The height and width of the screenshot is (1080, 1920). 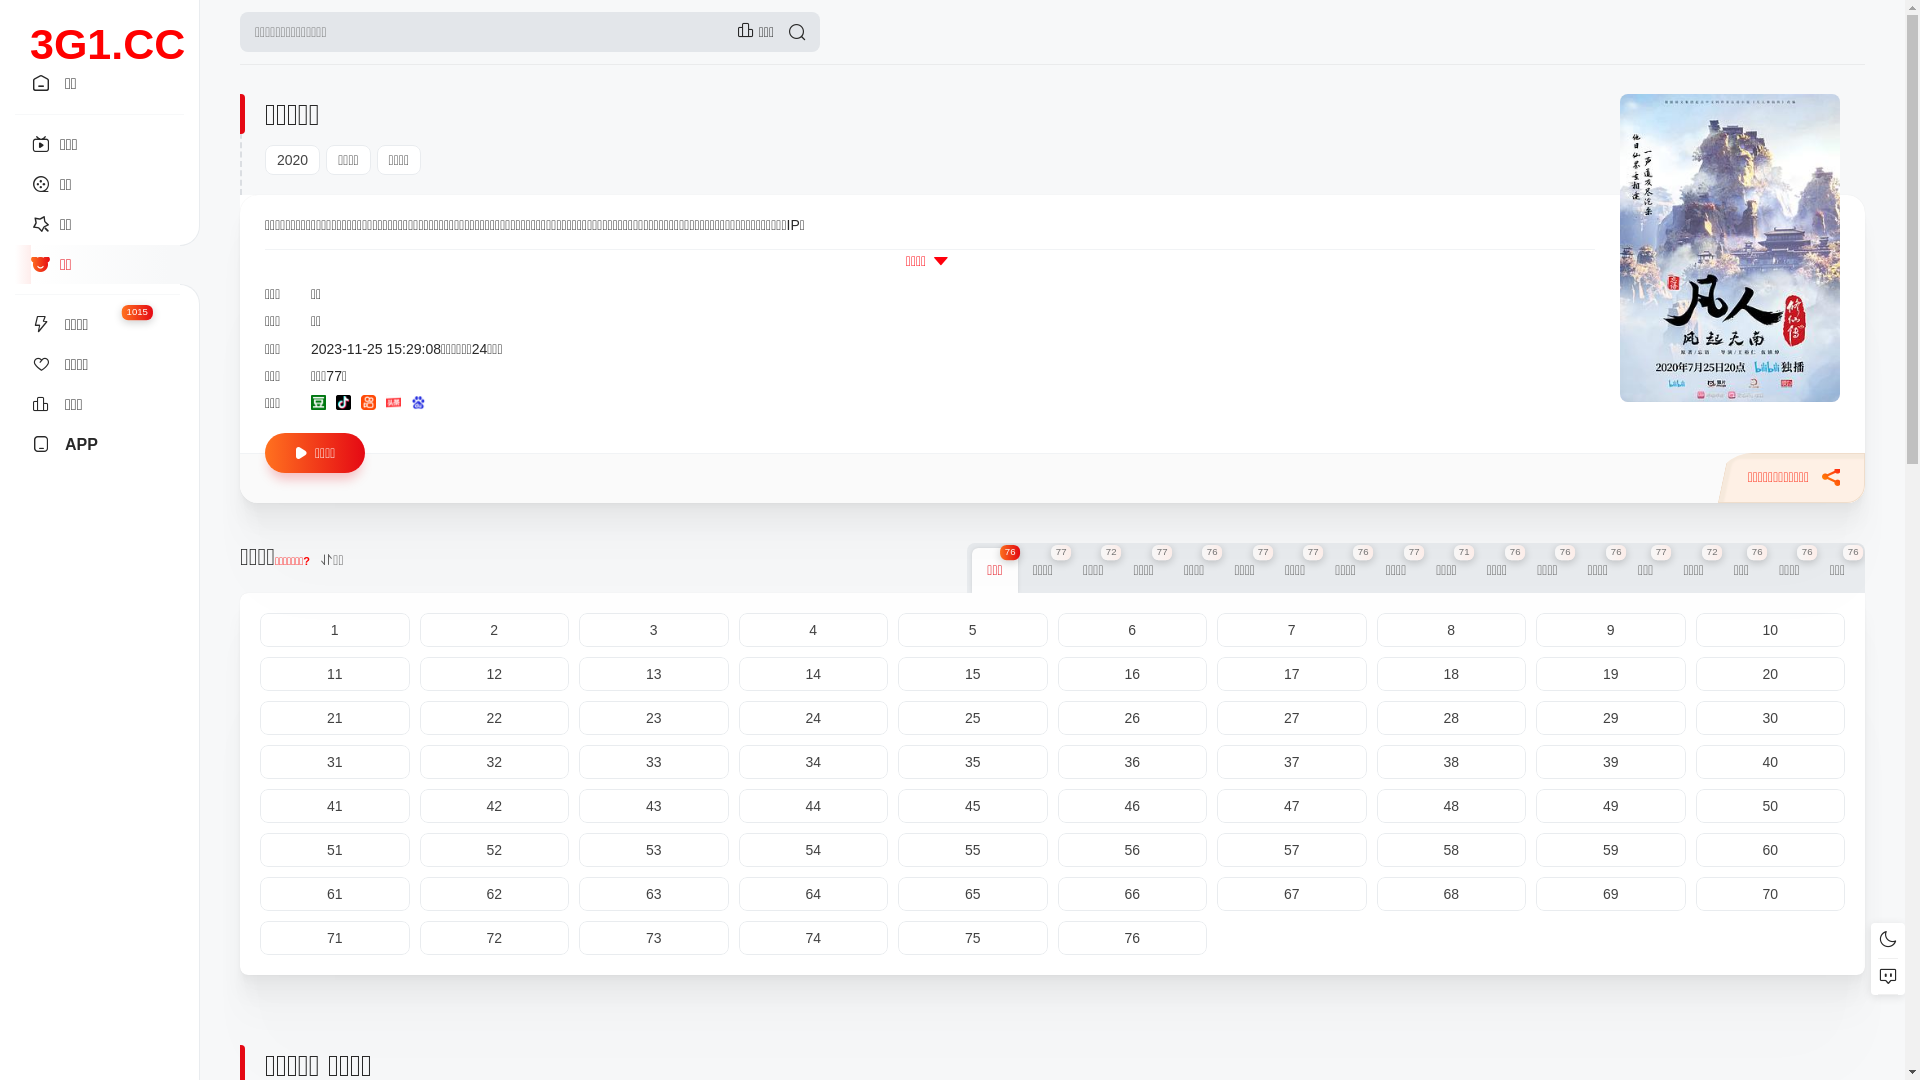 I want to click on '38', so click(x=1450, y=762).